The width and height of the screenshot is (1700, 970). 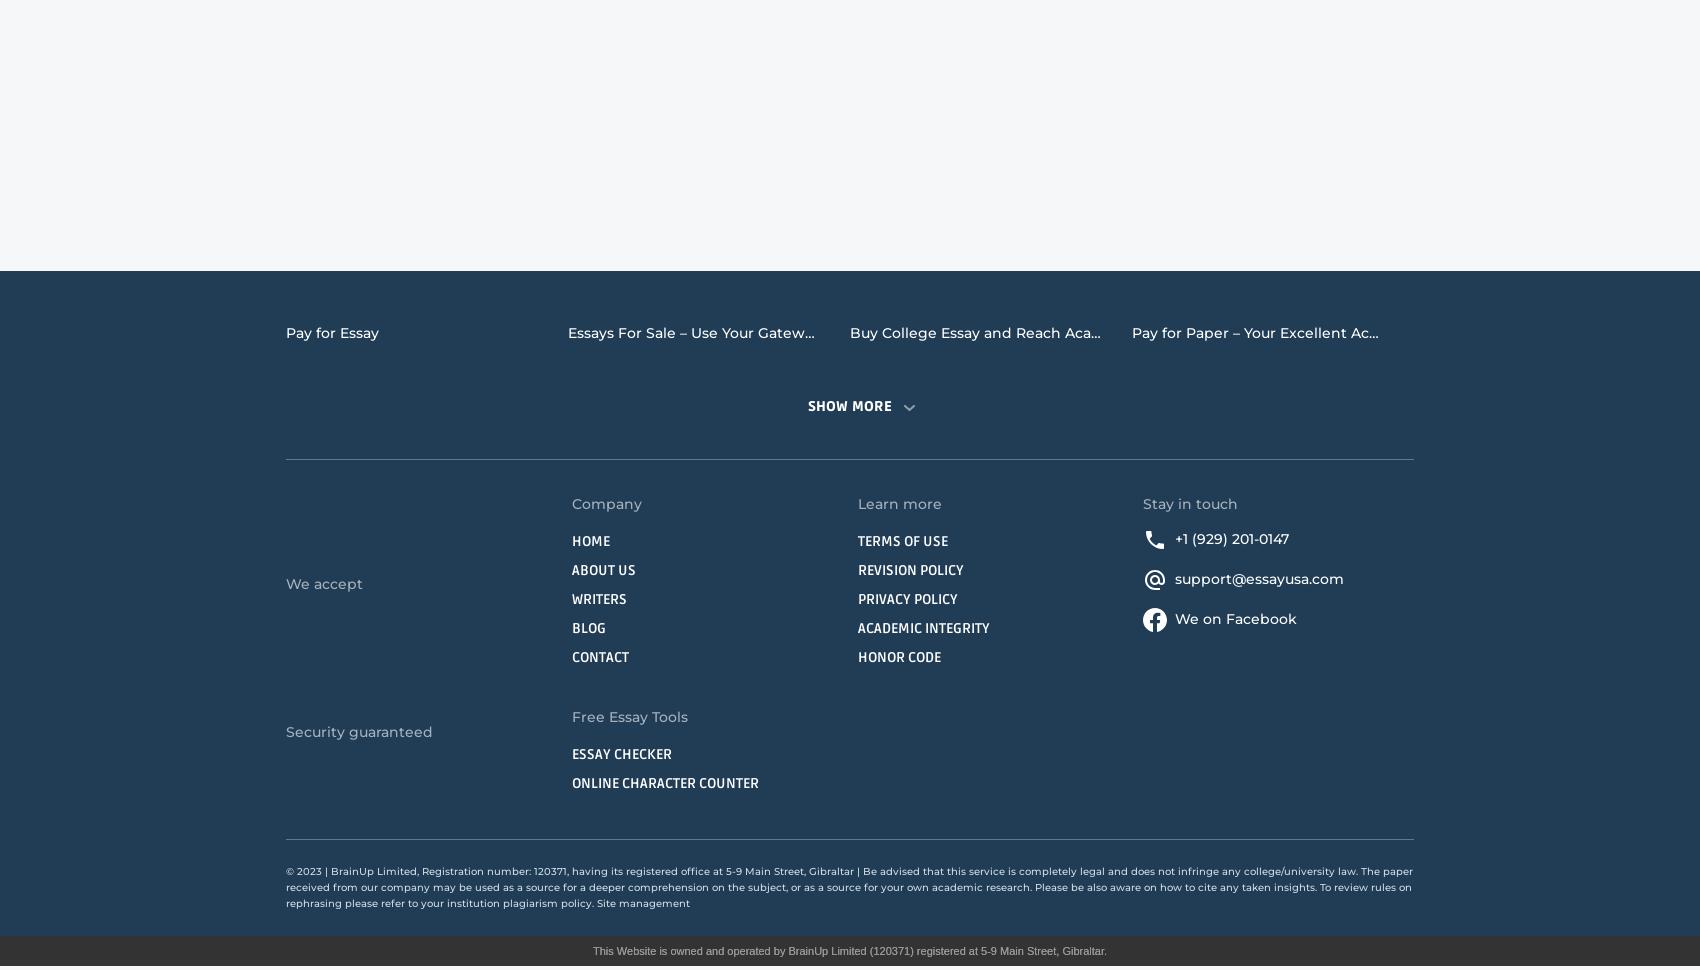 What do you see at coordinates (374, 406) in the screenshot?
I see `'Research Papers for Sale'` at bounding box center [374, 406].